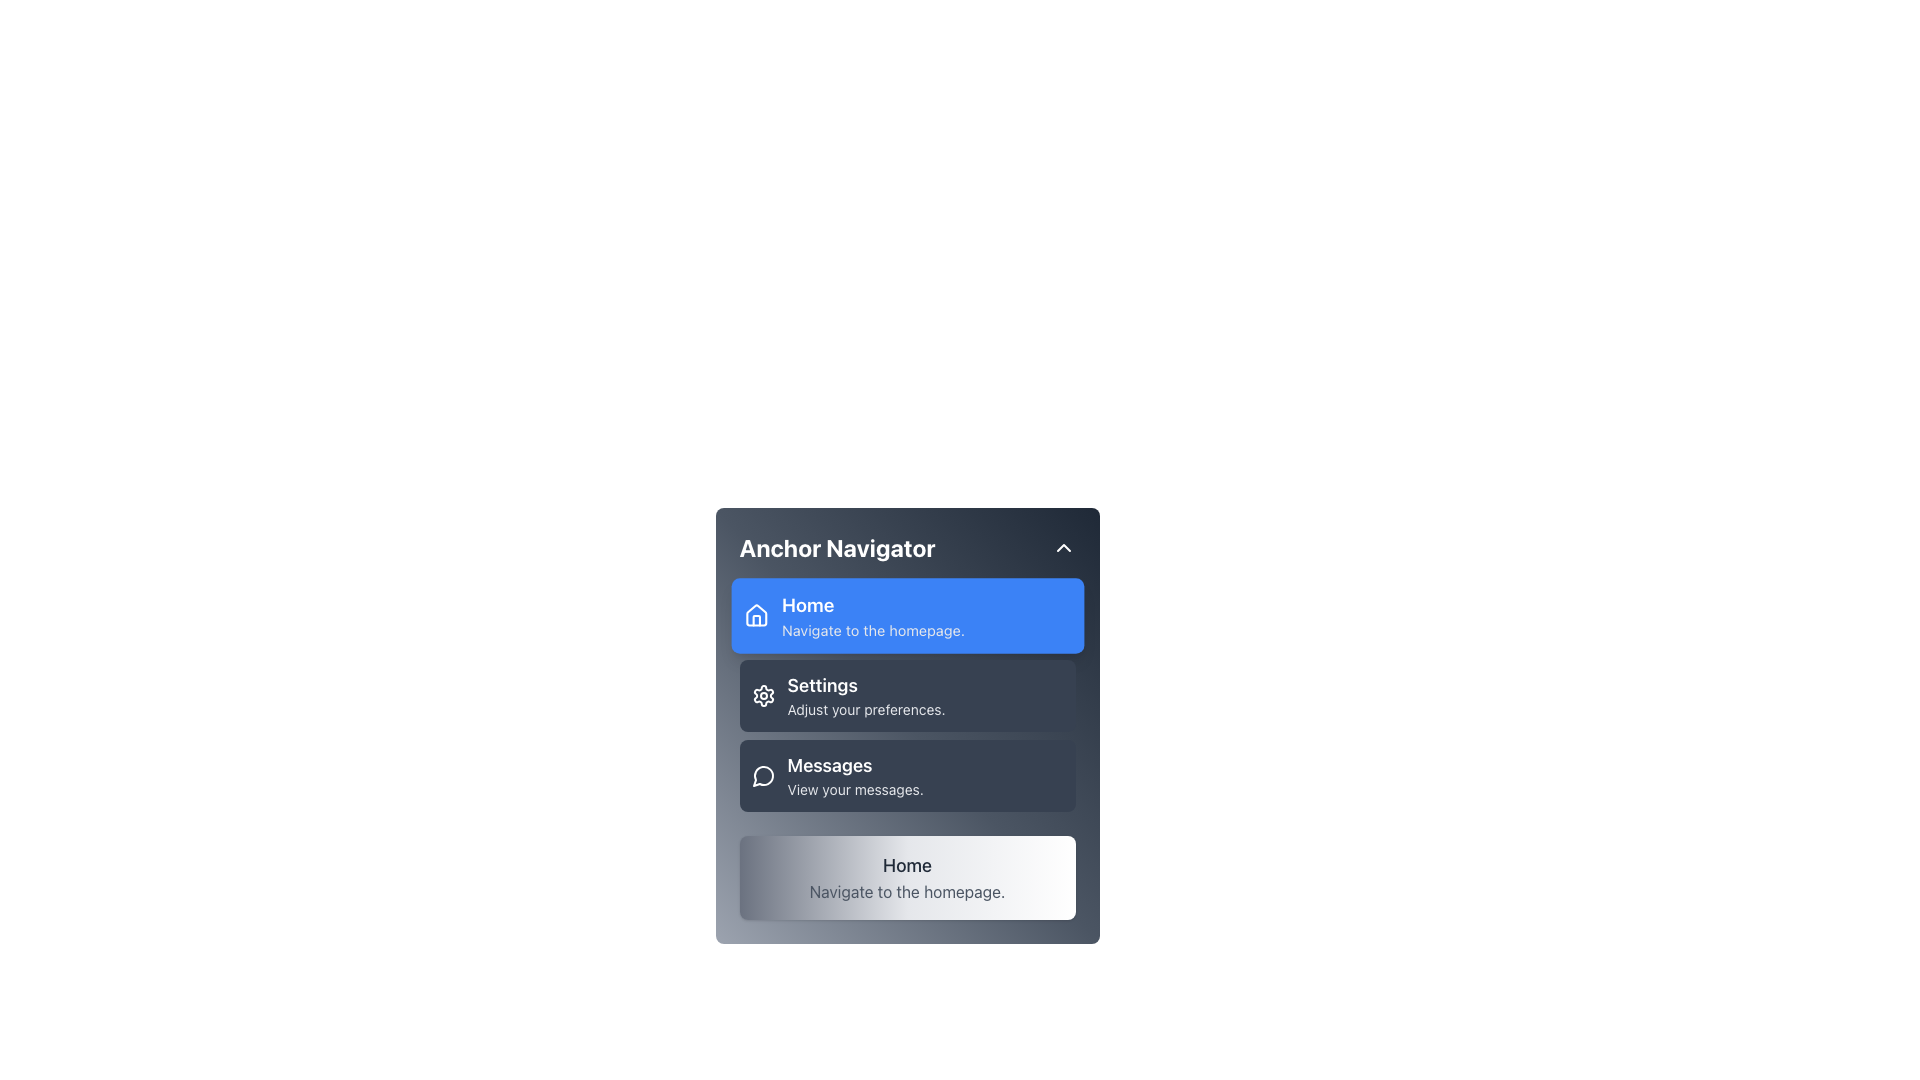  Describe the element at coordinates (906, 865) in the screenshot. I see `the text label at the top of the section in the 'Anchor Navigator' interface, which serves as a title or label for the associated content` at that location.